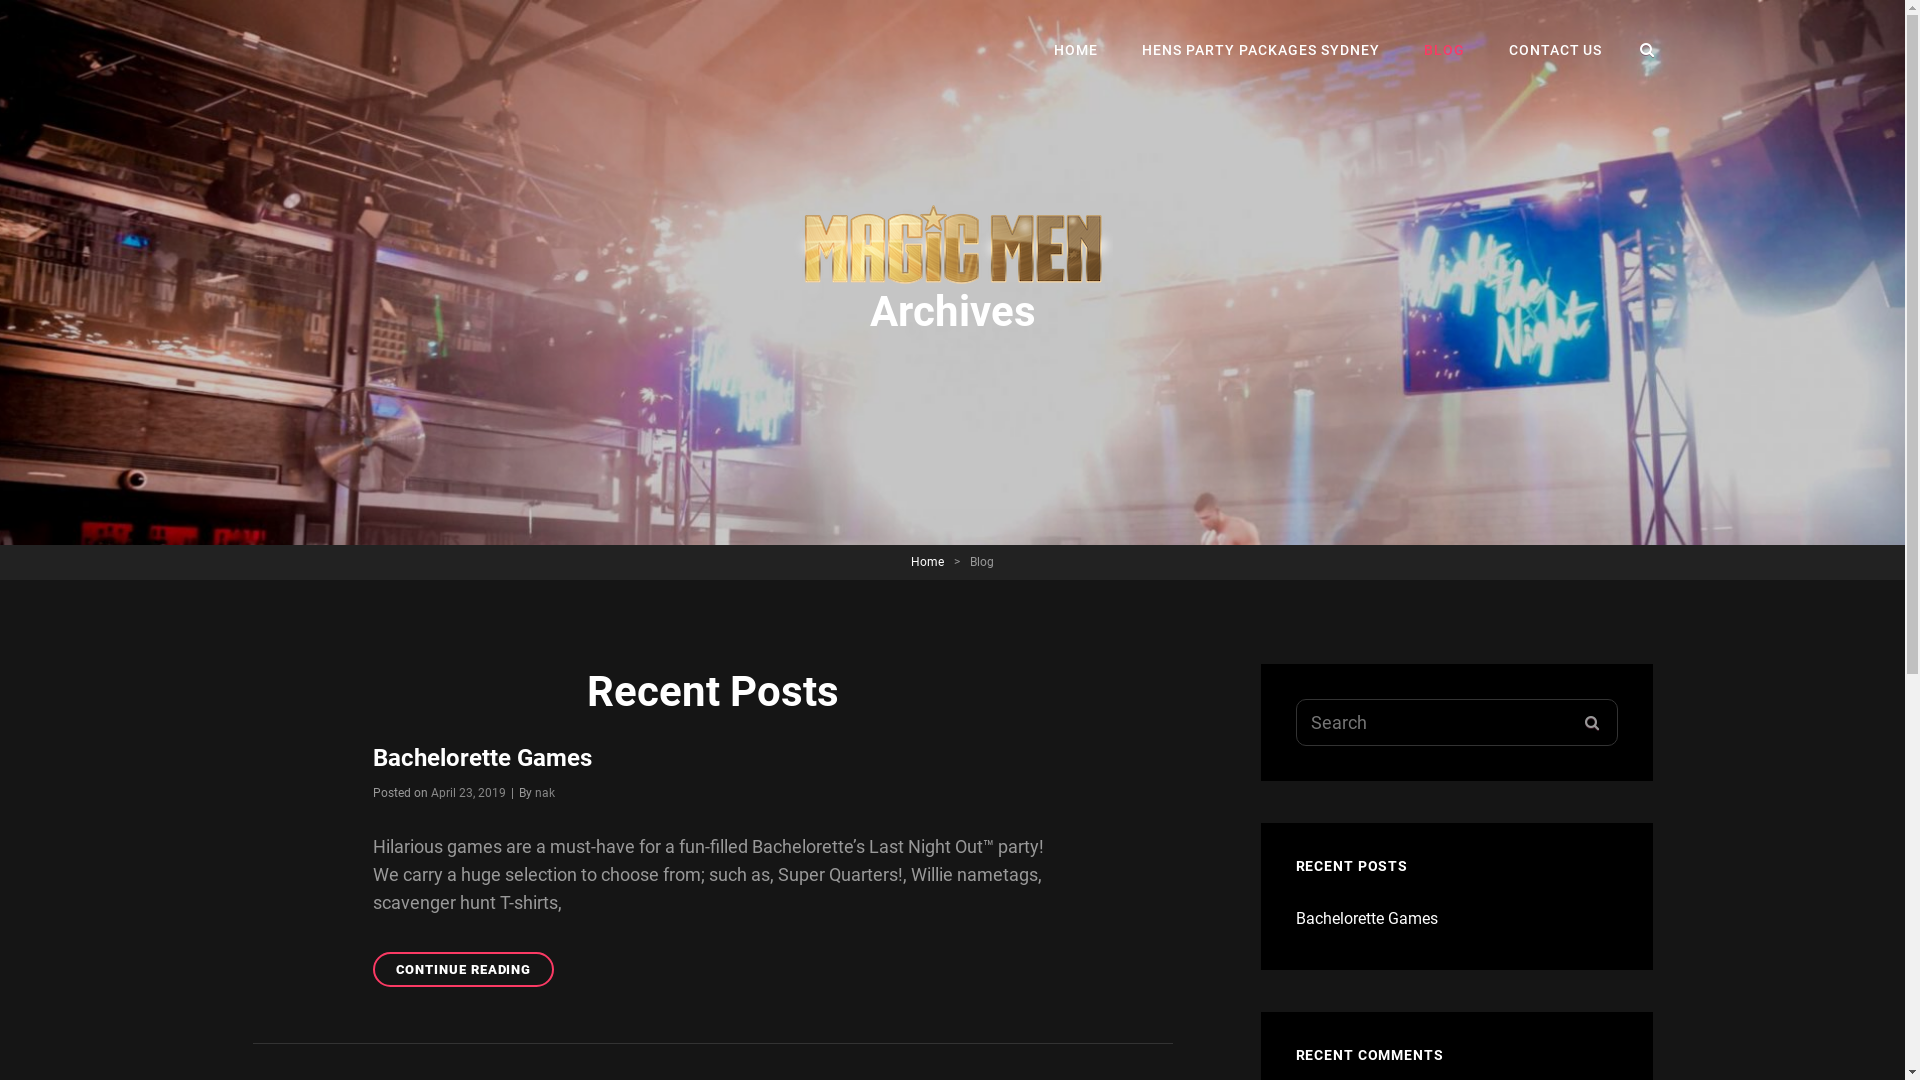 The image size is (1920, 1080). What do you see at coordinates (1366, 918) in the screenshot?
I see `'Bachelorette Games'` at bounding box center [1366, 918].